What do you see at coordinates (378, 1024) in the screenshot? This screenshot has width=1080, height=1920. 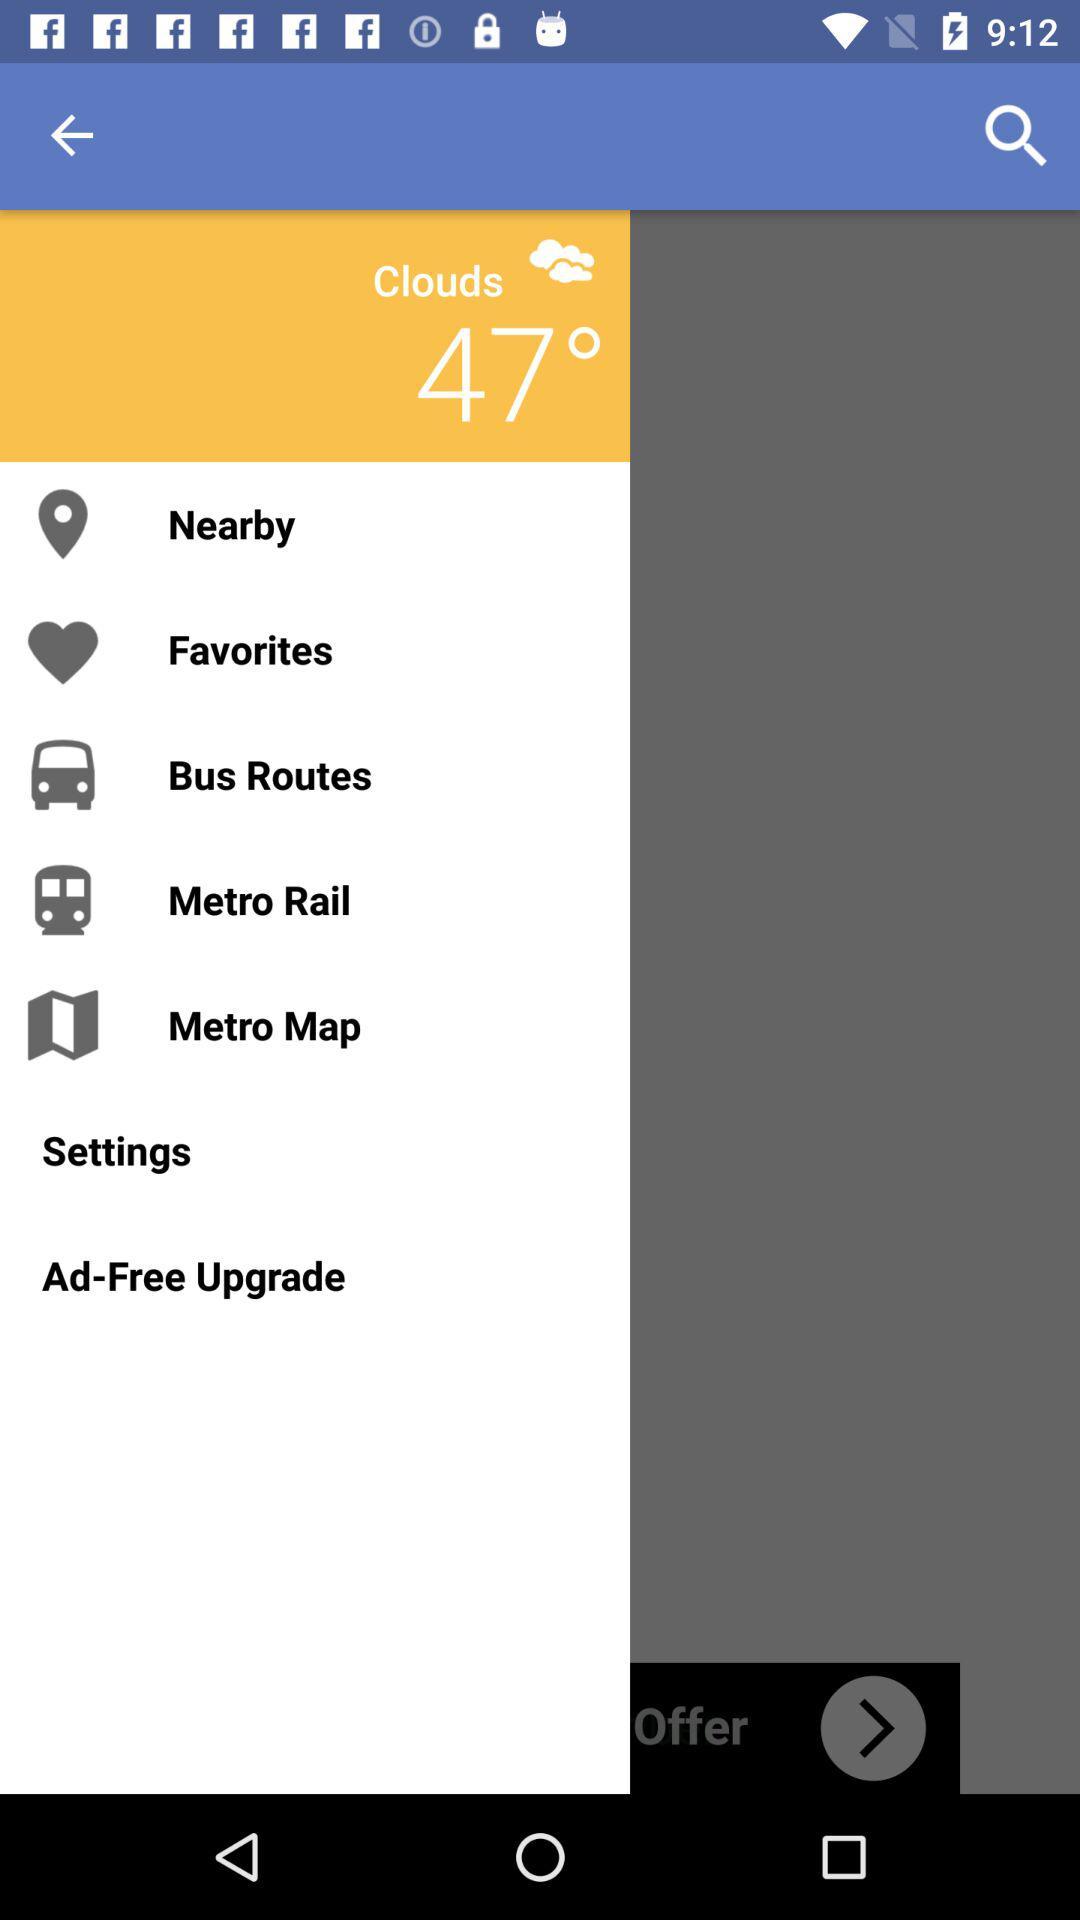 I see `the metro map item` at bounding box center [378, 1024].